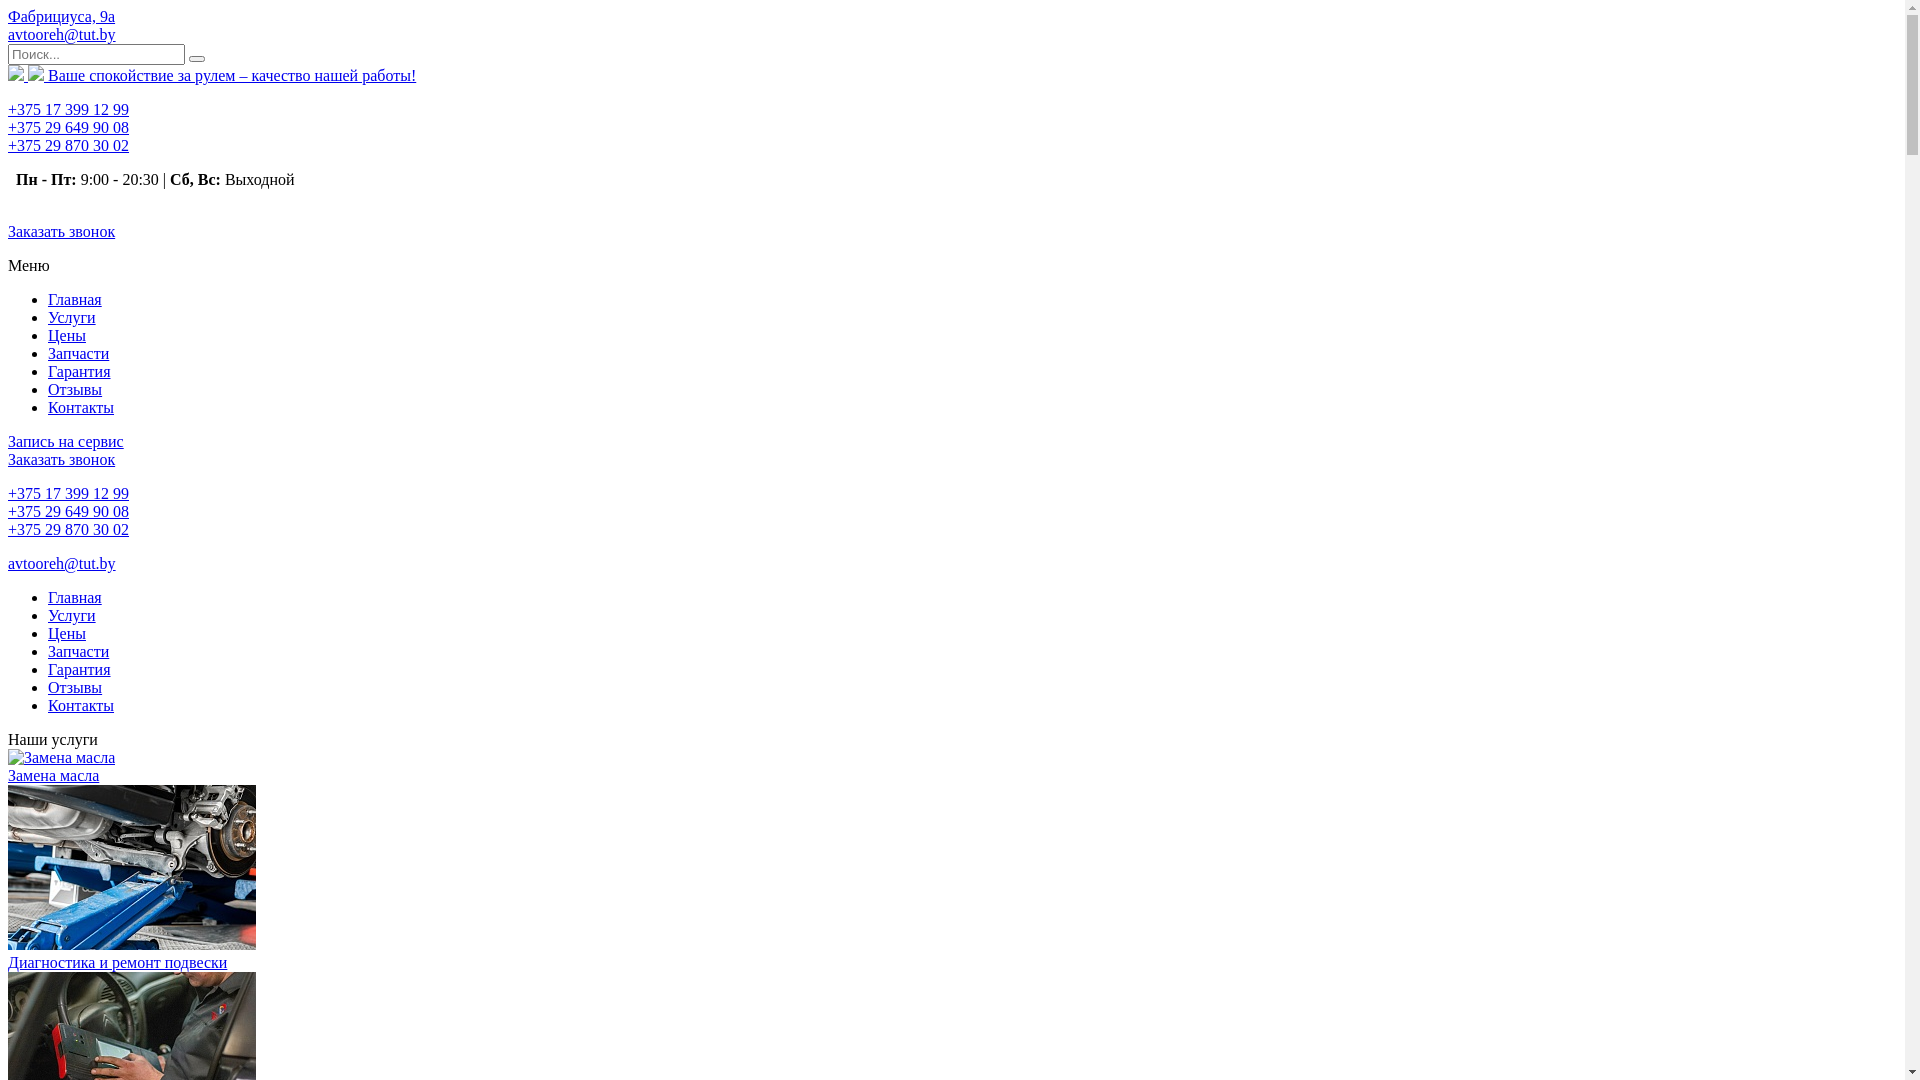 Image resolution: width=1920 pixels, height=1080 pixels. What do you see at coordinates (68, 127) in the screenshot?
I see `'+375 29 649 90 08'` at bounding box center [68, 127].